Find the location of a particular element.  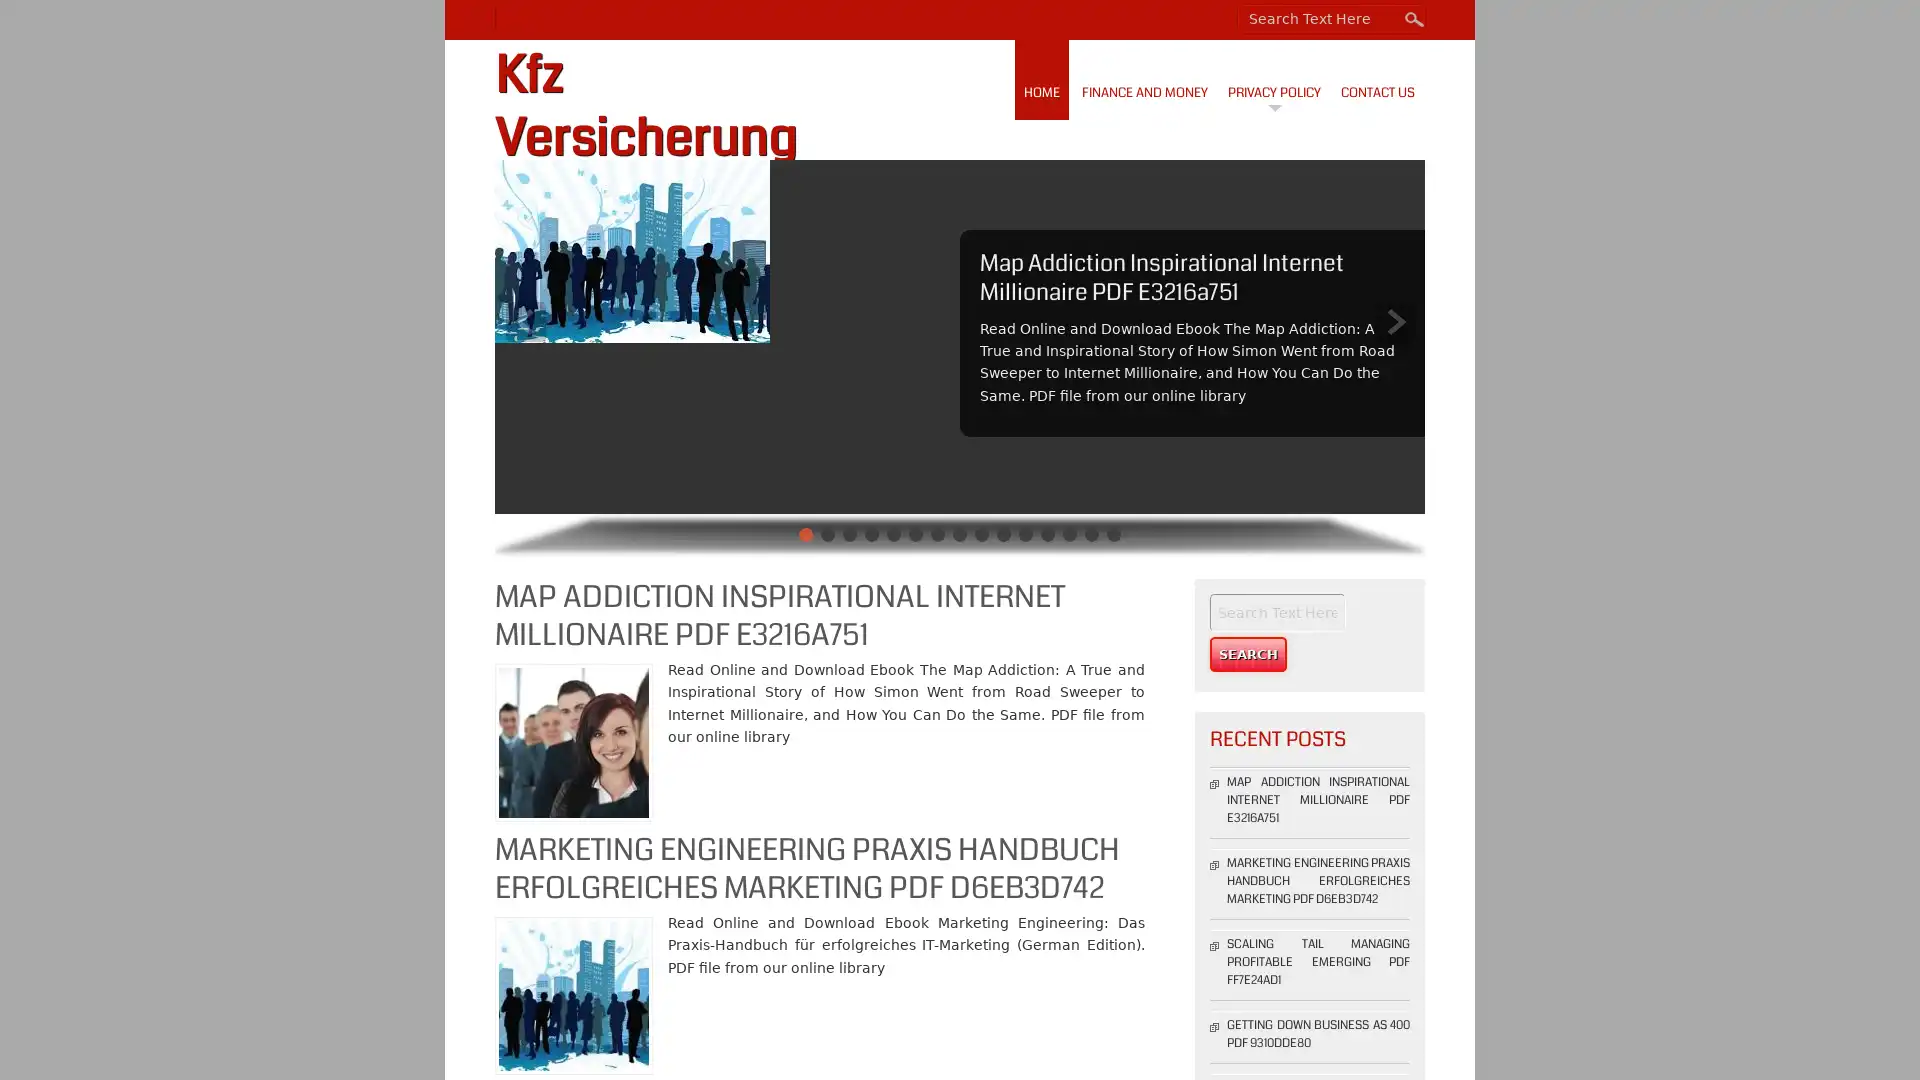

Search is located at coordinates (1247, 654).